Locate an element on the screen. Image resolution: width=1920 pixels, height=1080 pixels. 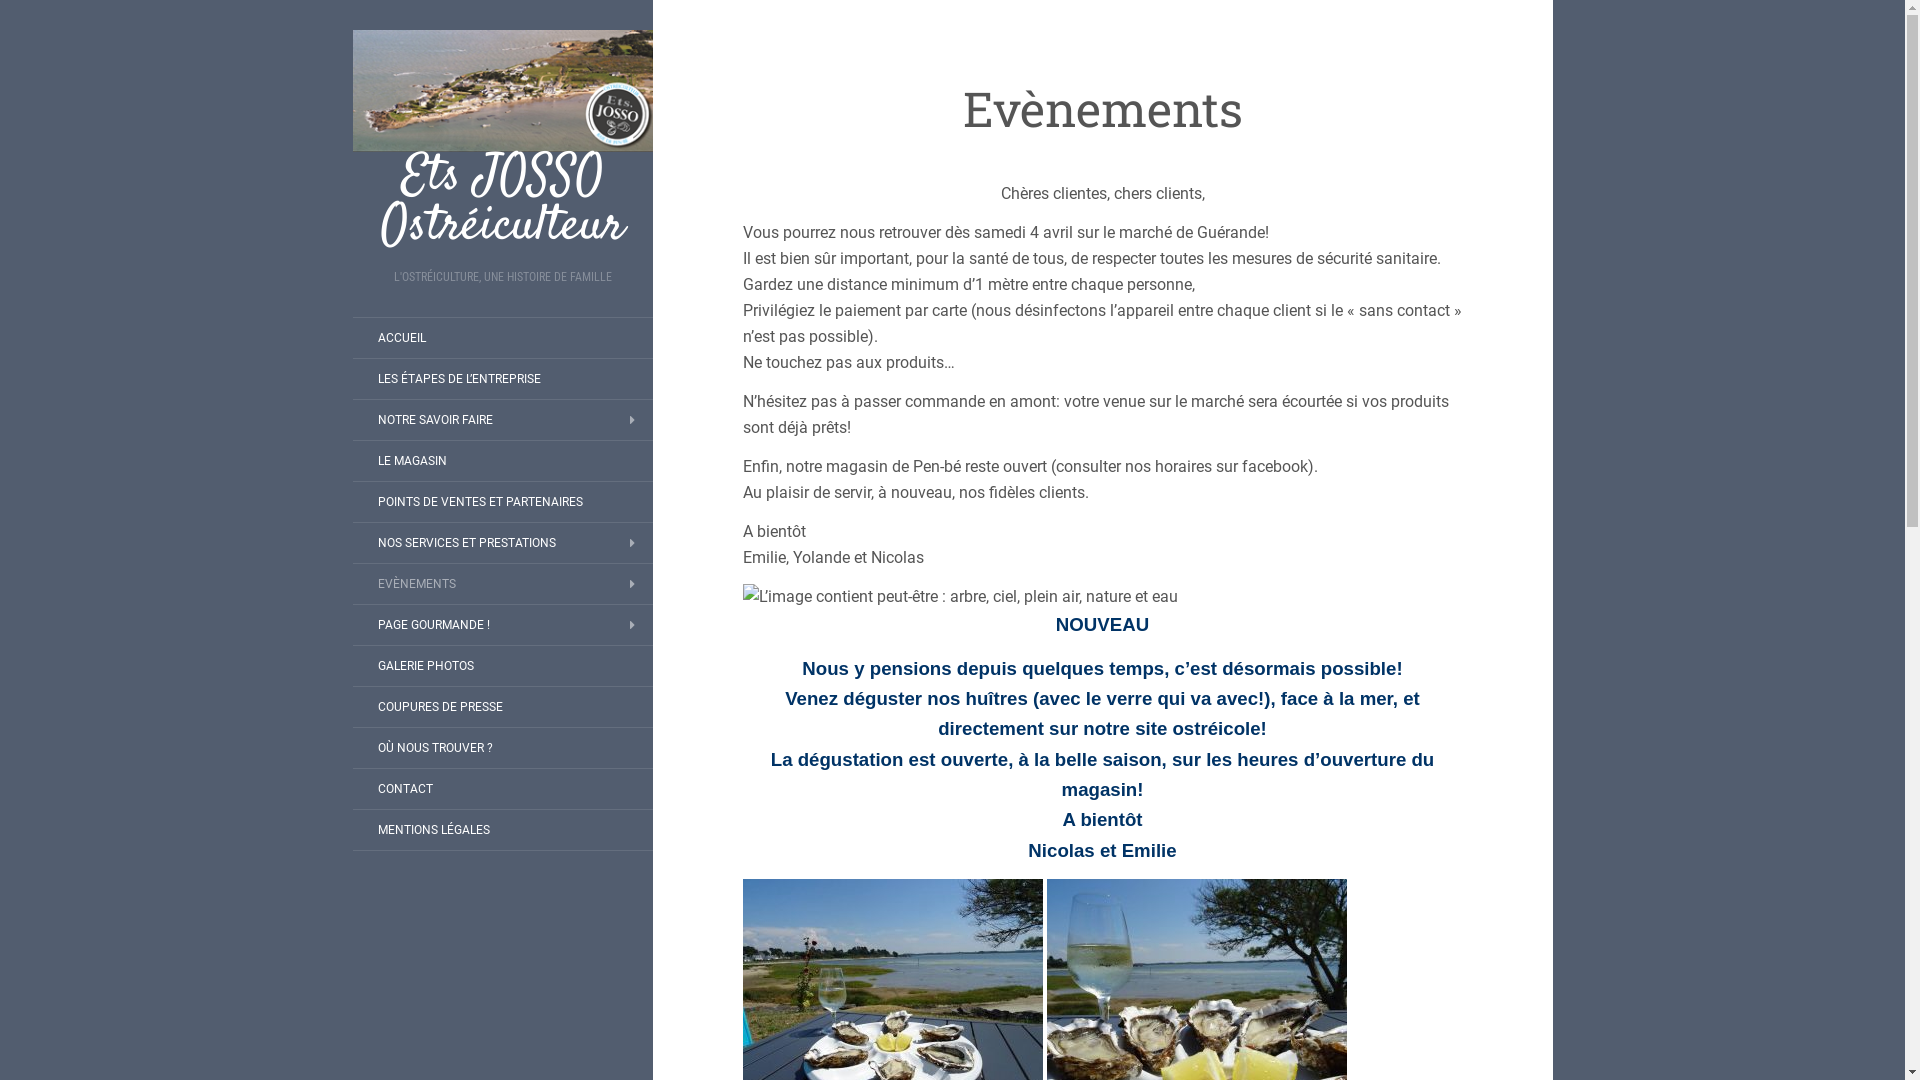
'NOTRE SAVOIR FAIRE' is located at coordinates (433, 419).